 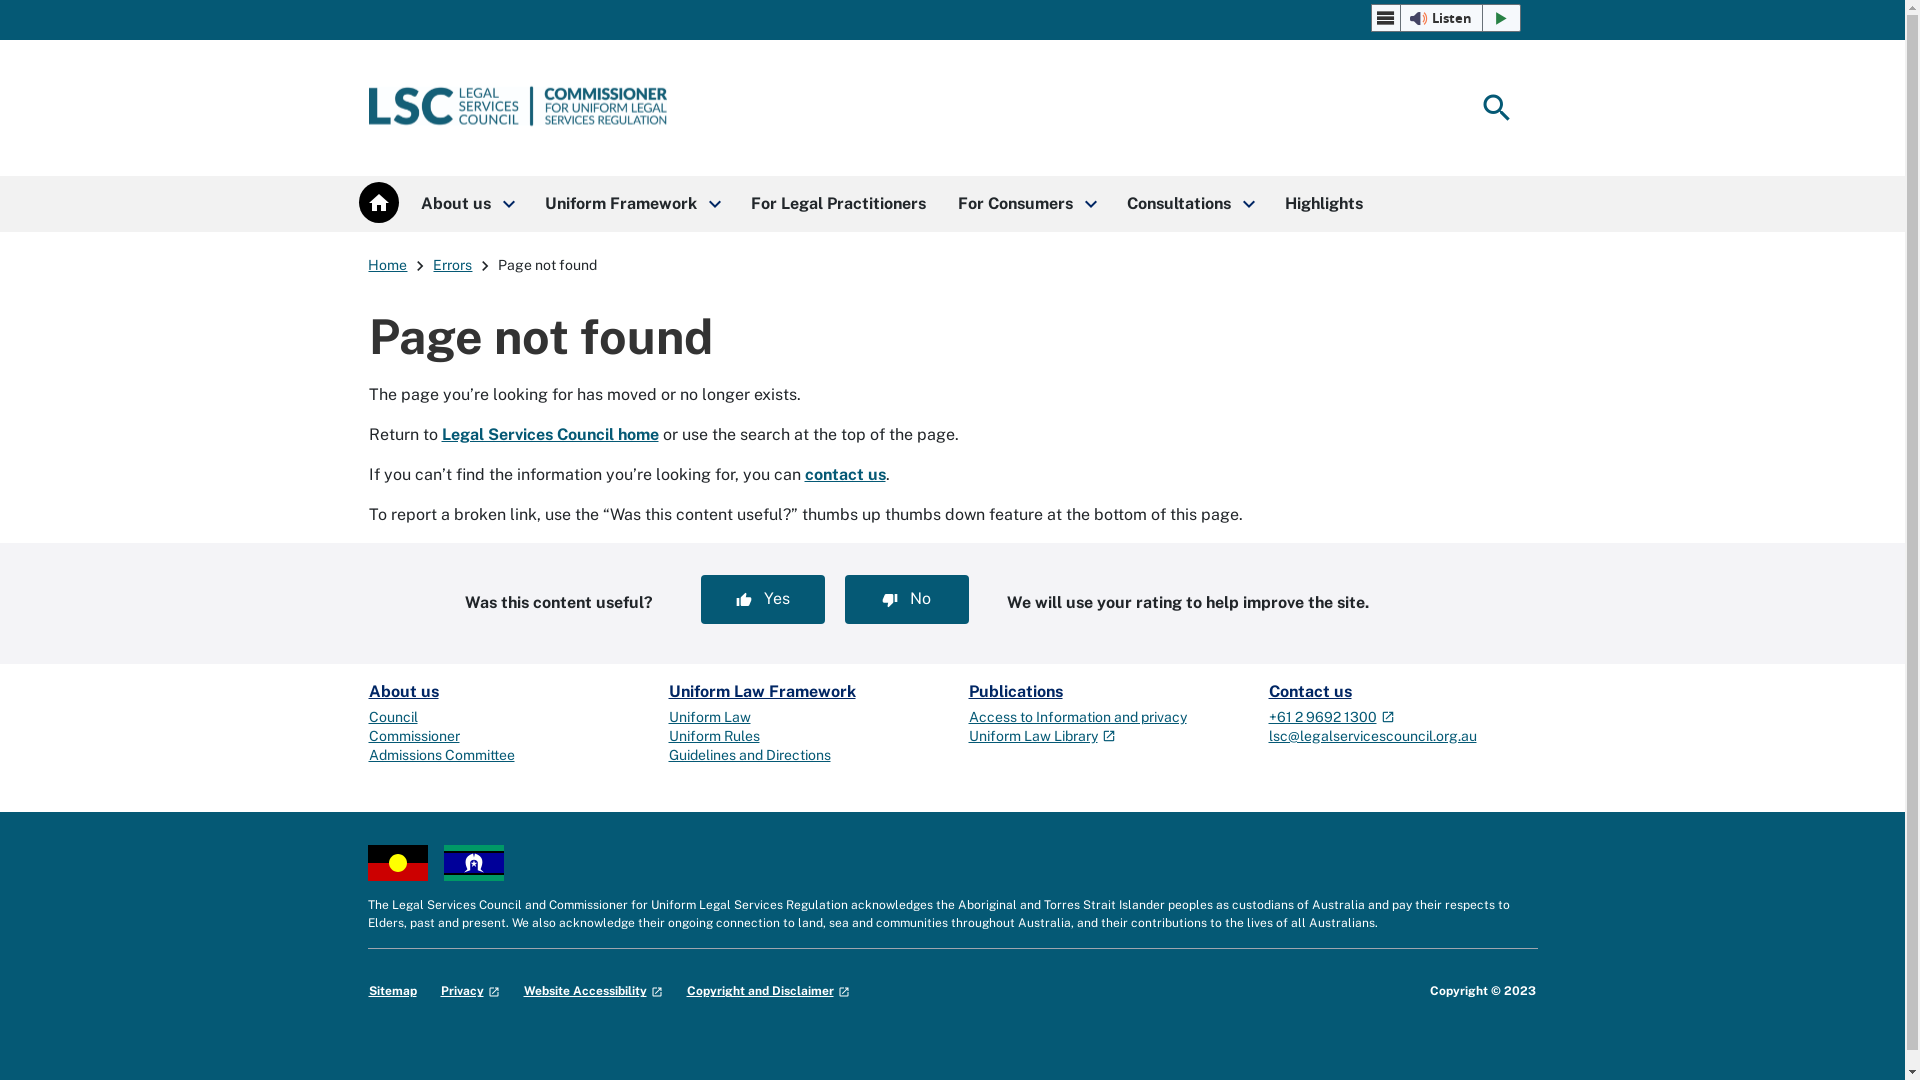 I want to click on 'Guidelines and Directions', so click(x=747, y=755).